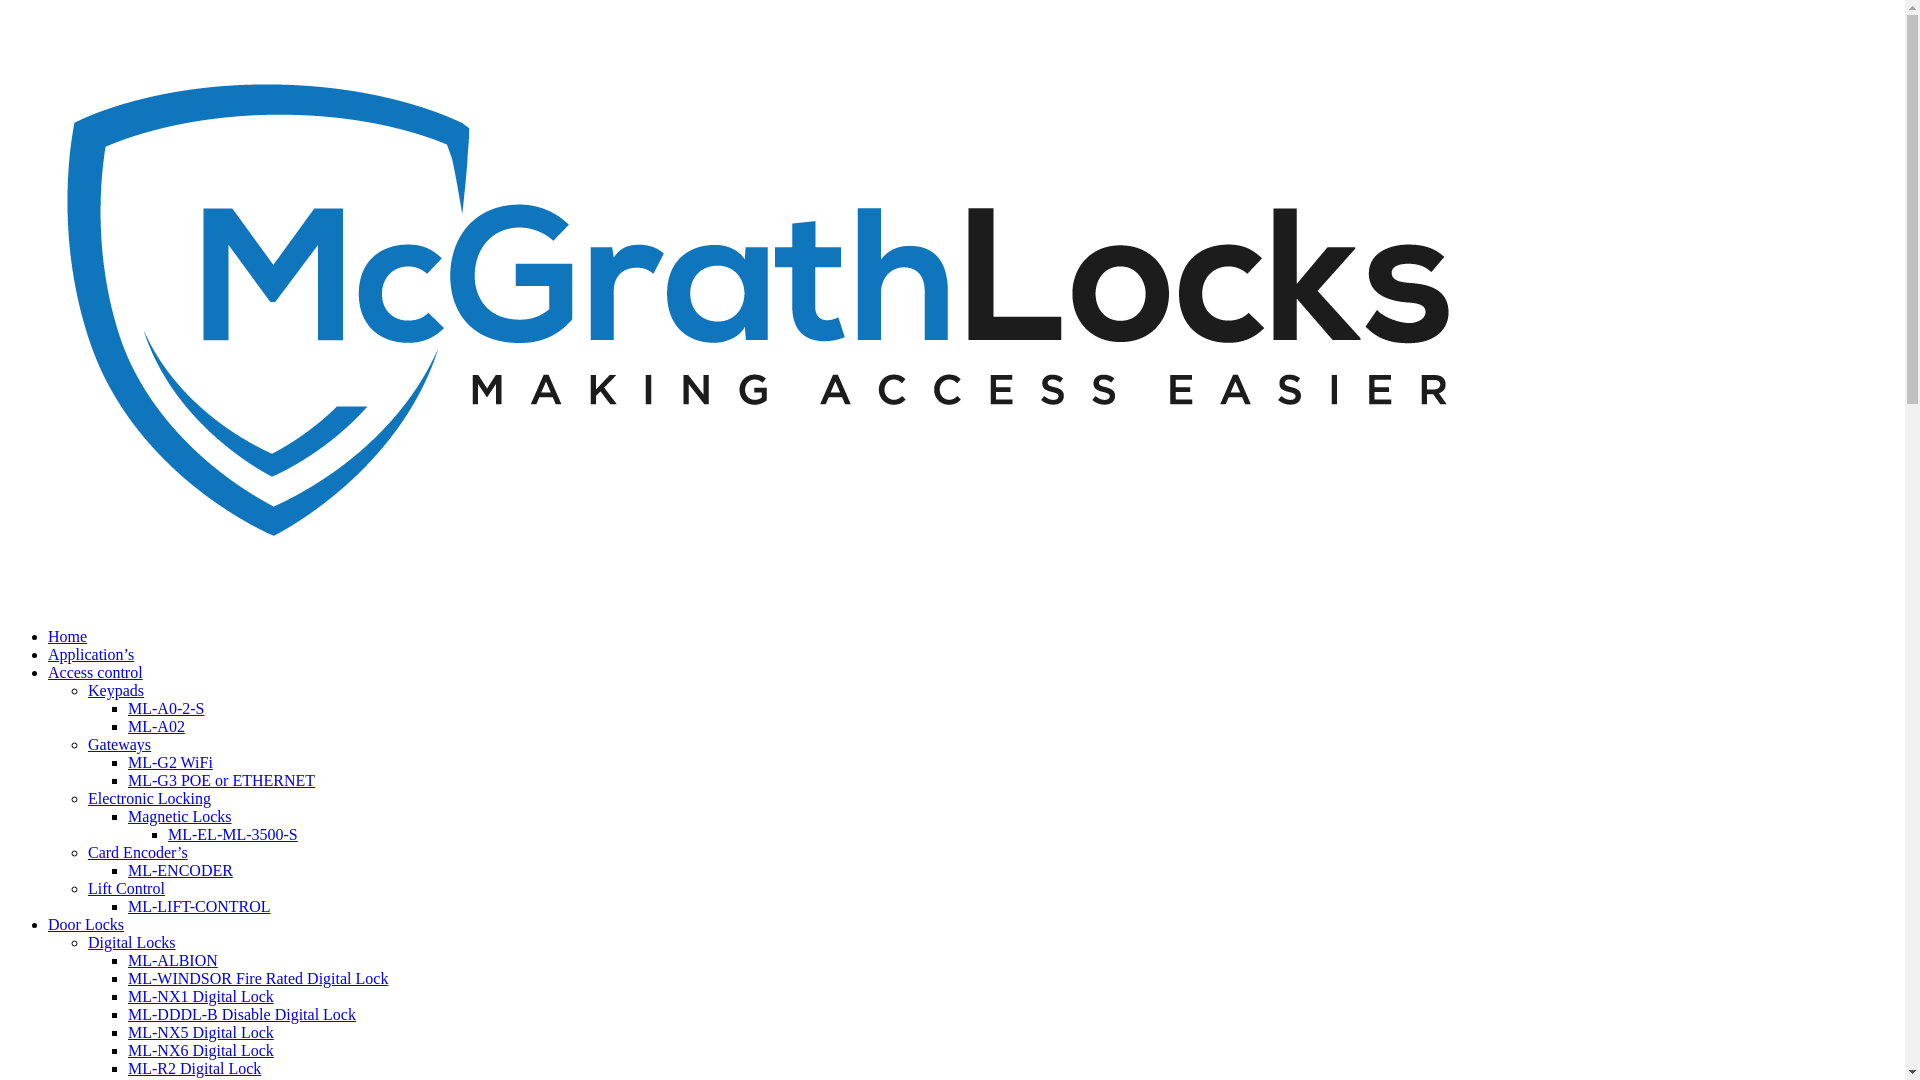 This screenshot has width=1920, height=1080. What do you see at coordinates (67, 636) in the screenshot?
I see `'Home'` at bounding box center [67, 636].